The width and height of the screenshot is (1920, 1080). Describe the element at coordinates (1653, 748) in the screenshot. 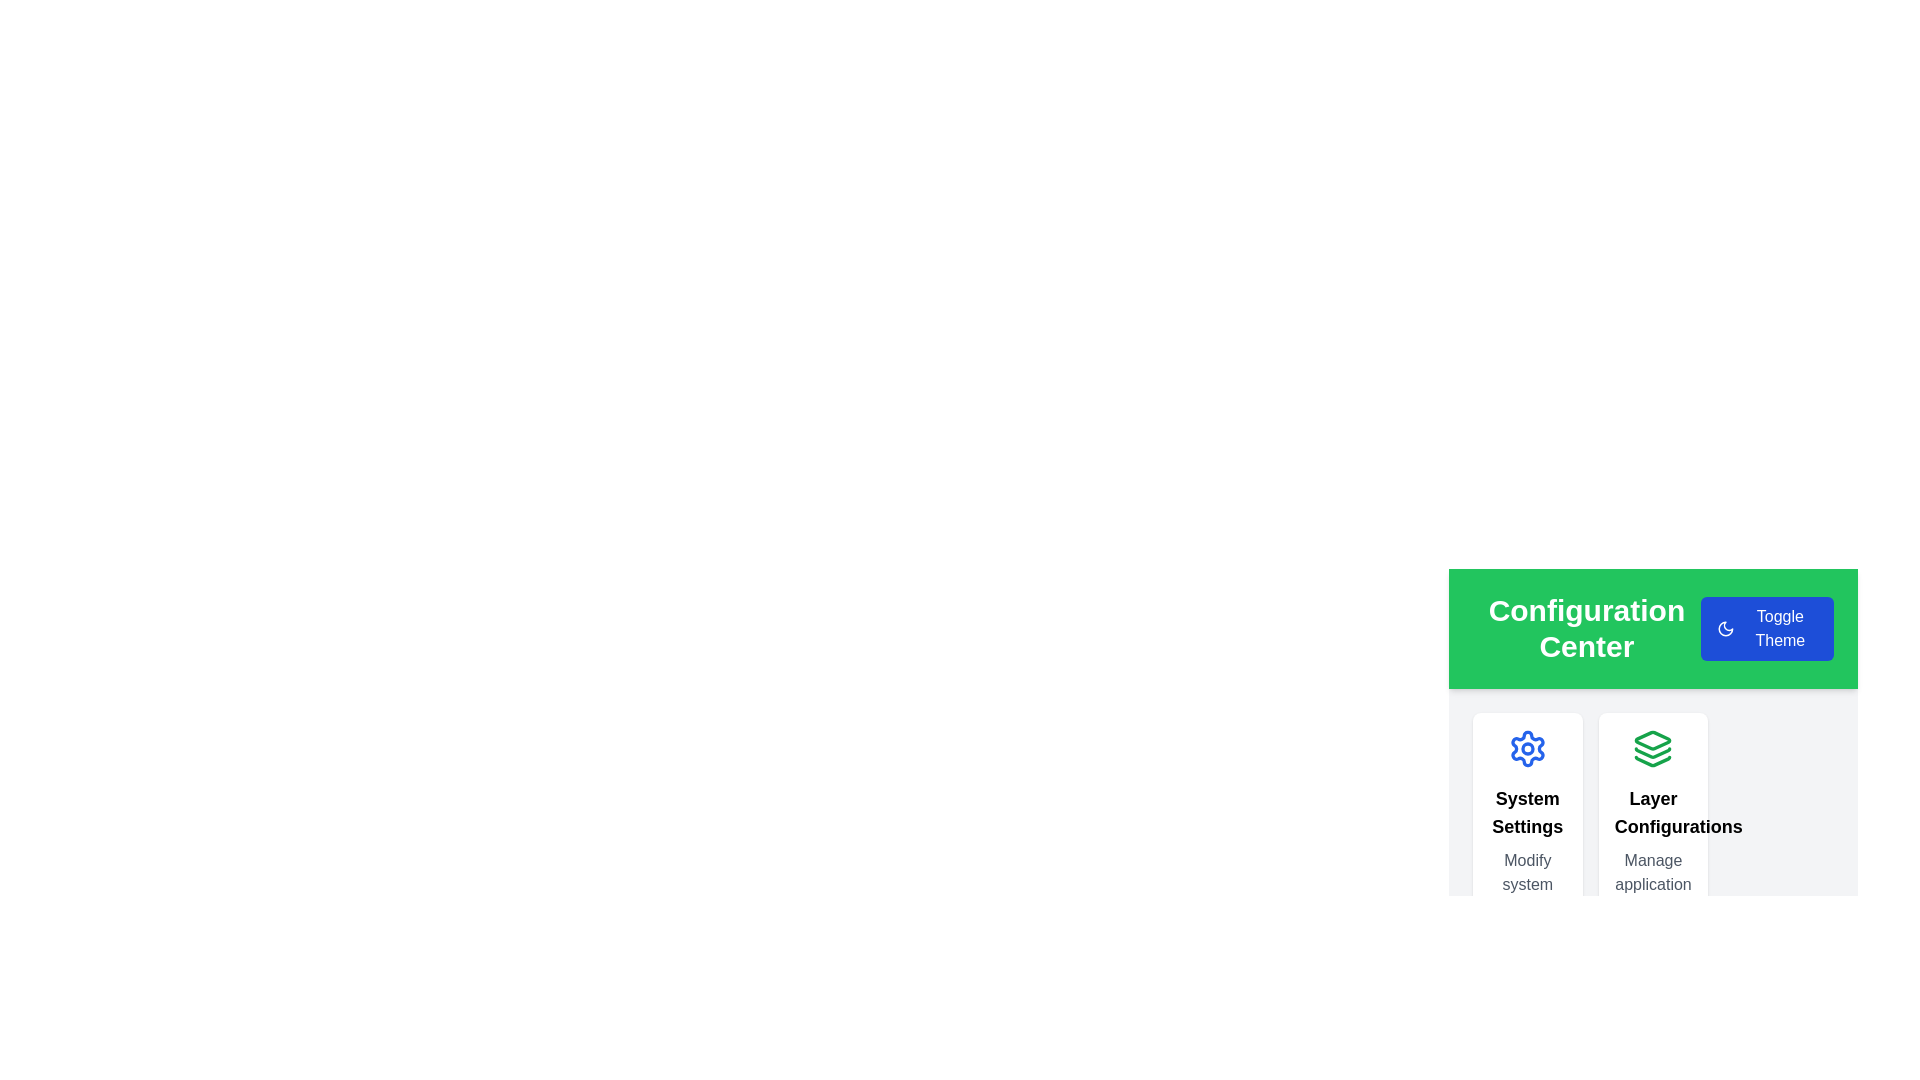

I see `the layered stack icon with a green outline located at the top of the card labeled 'Layer Configurations', positioned adjacent to the card labeled 'System Settings'` at that location.